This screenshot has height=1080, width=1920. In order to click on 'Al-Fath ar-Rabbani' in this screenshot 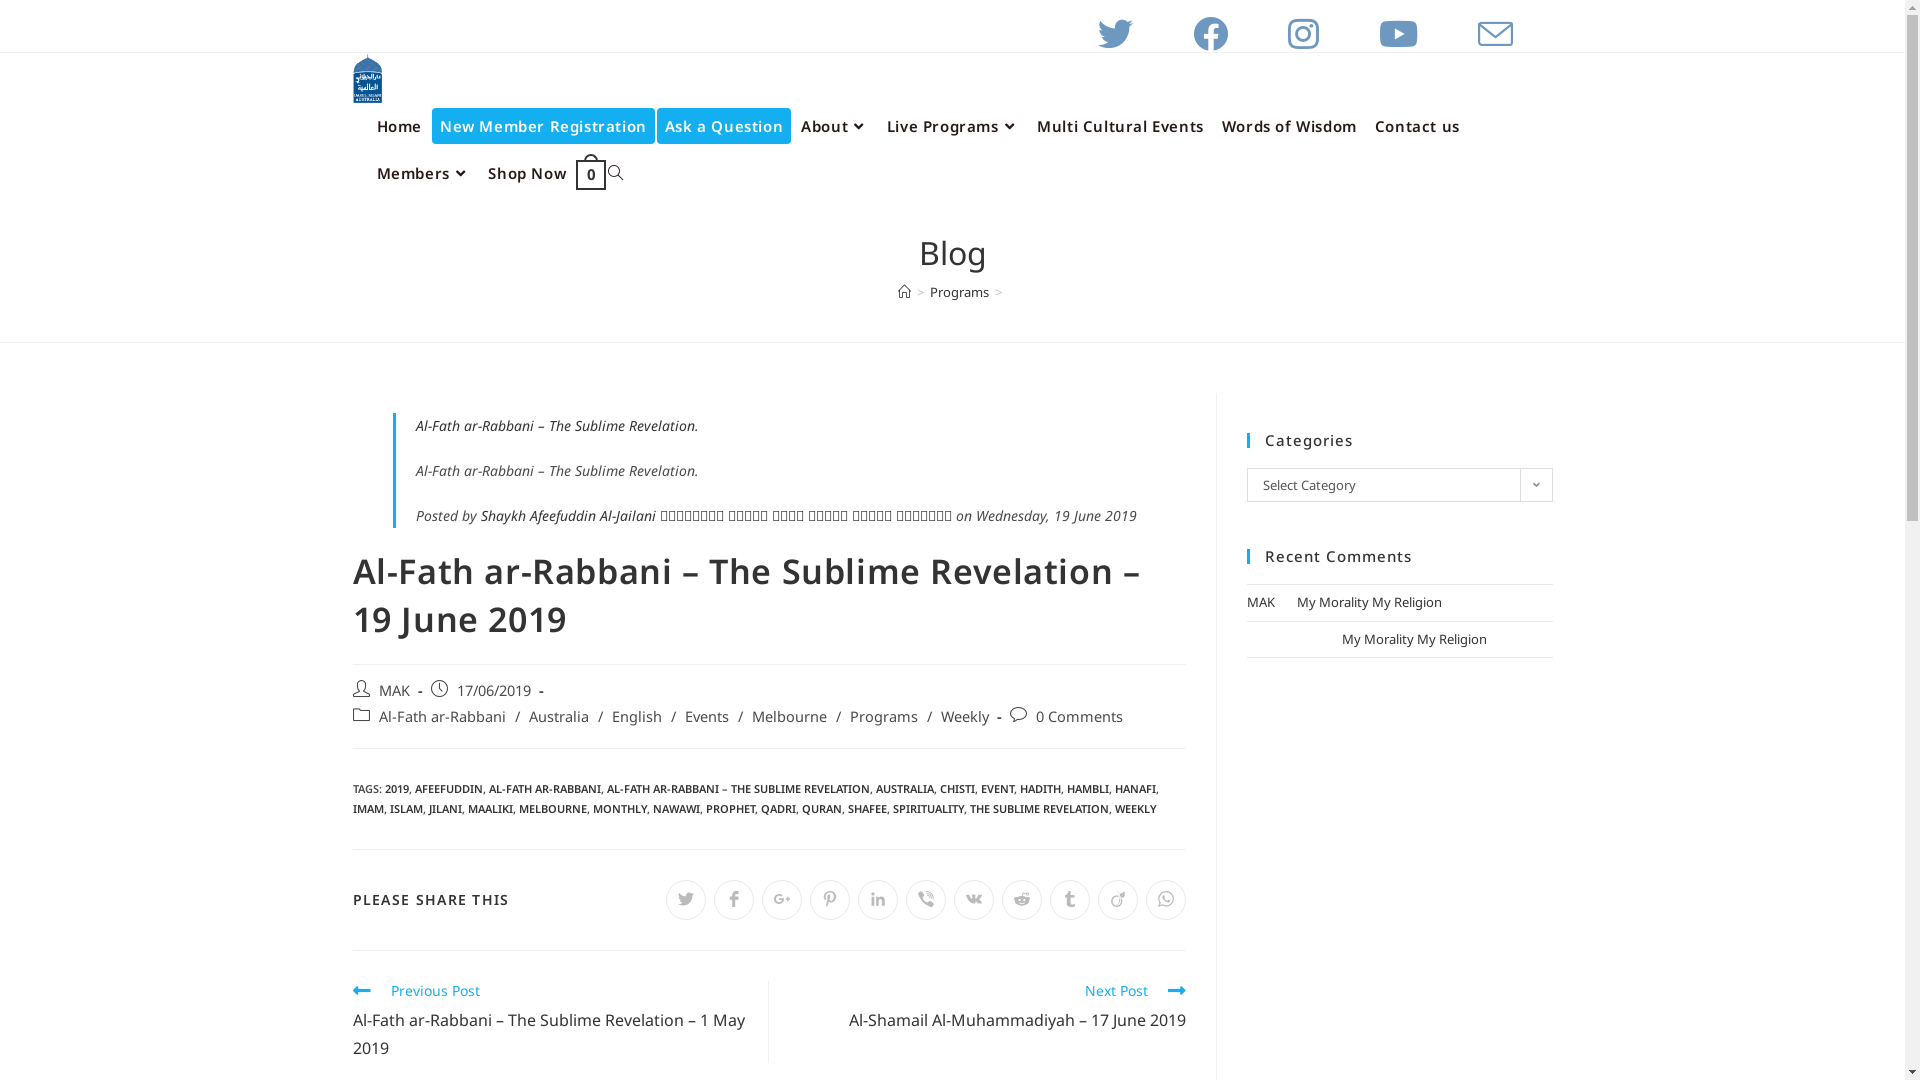, I will do `click(378, 715)`.